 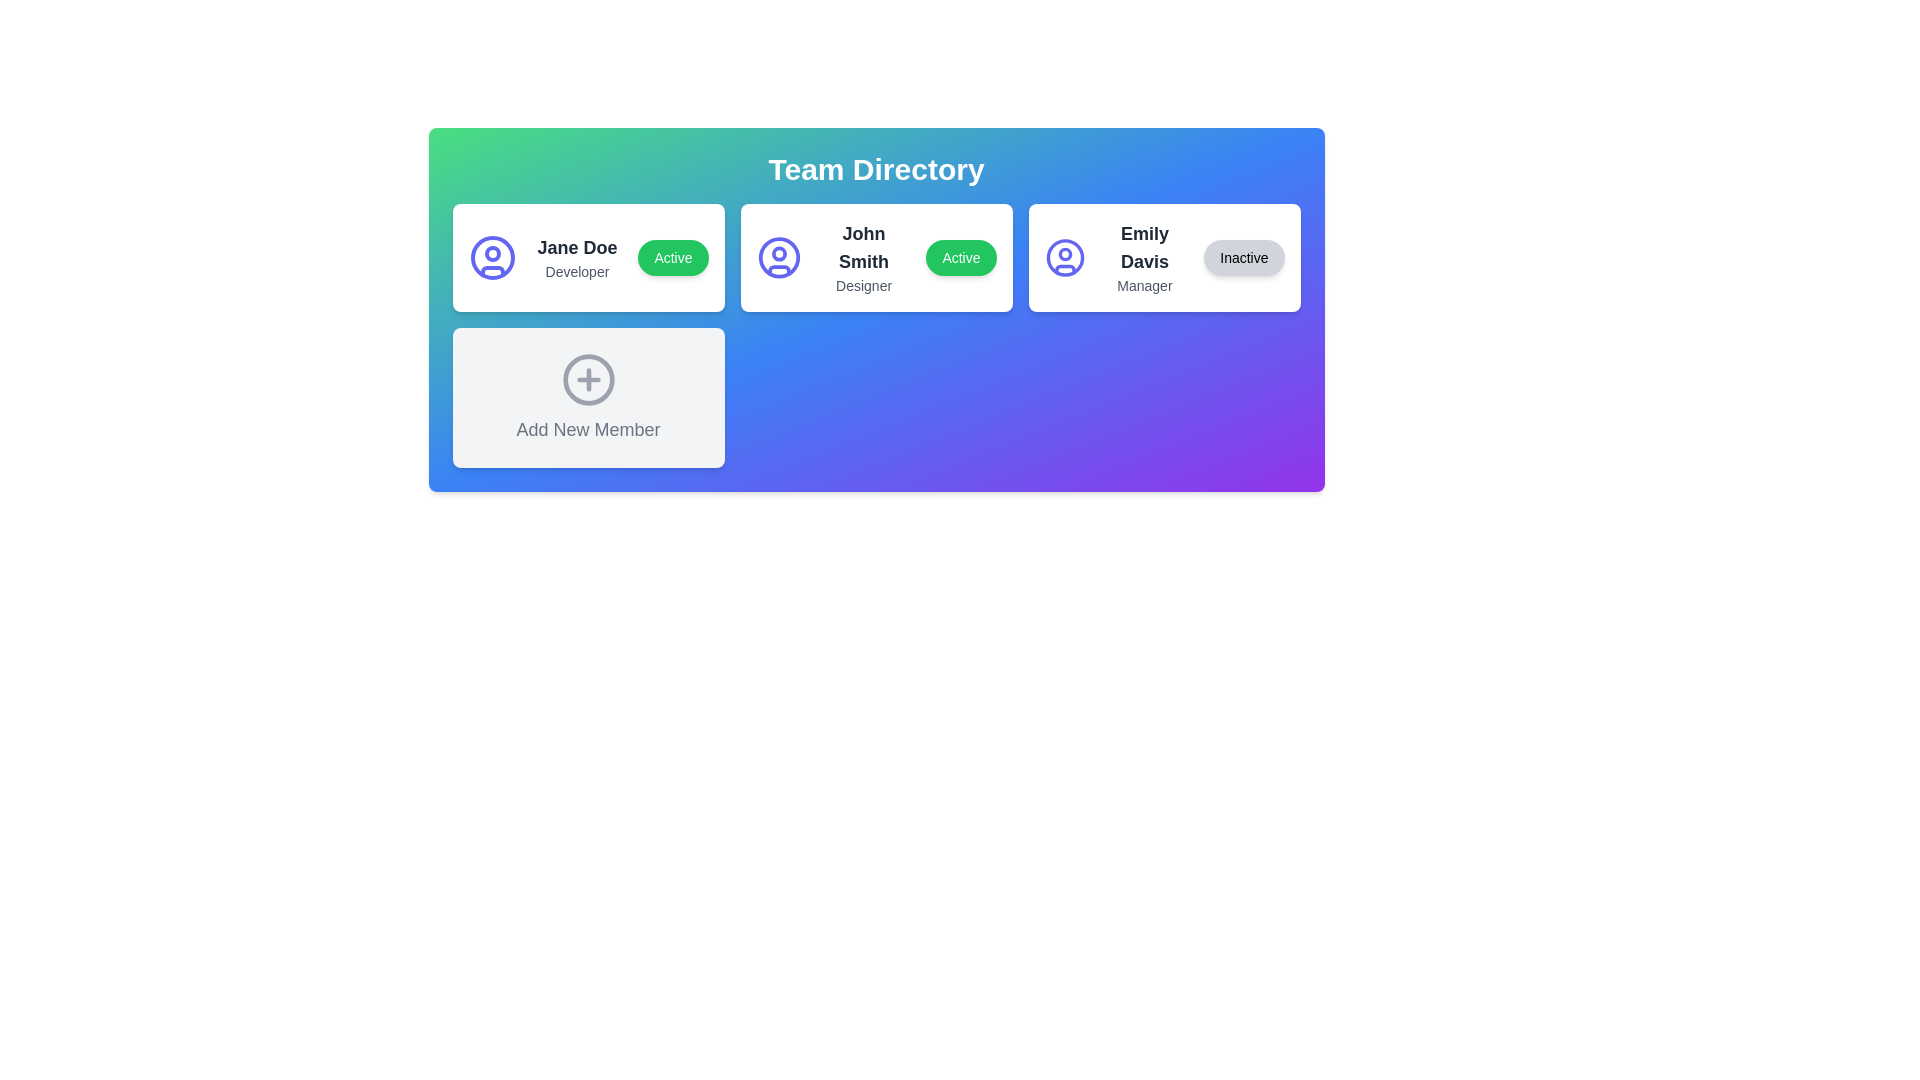 What do you see at coordinates (864, 257) in the screenshot?
I see `the text label that identifies team member 'John Smith', which is located in the second card of the team directory view, aligned to the left of the 'Active' status button` at bounding box center [864, 257].